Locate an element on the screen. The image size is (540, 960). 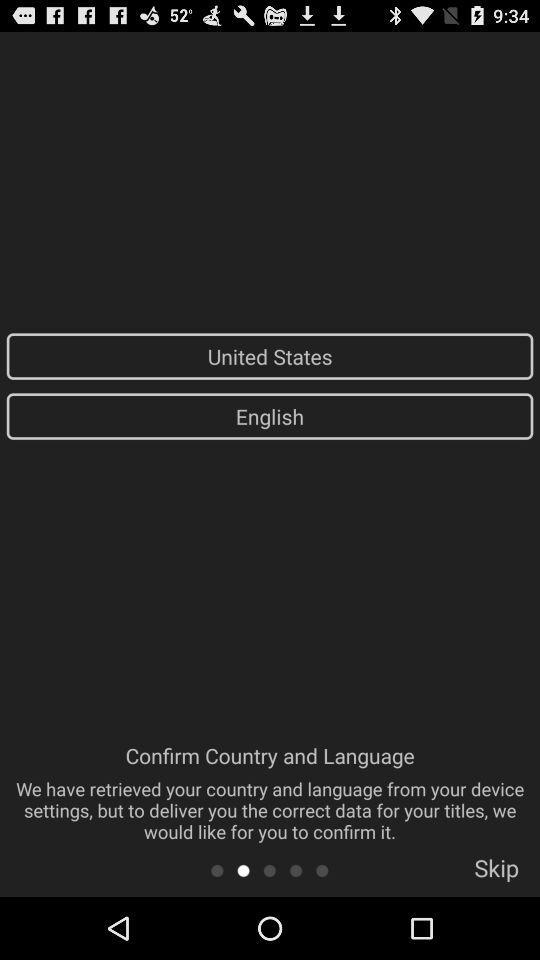
app to the left of skip icon is located at coordinates (322, 869).